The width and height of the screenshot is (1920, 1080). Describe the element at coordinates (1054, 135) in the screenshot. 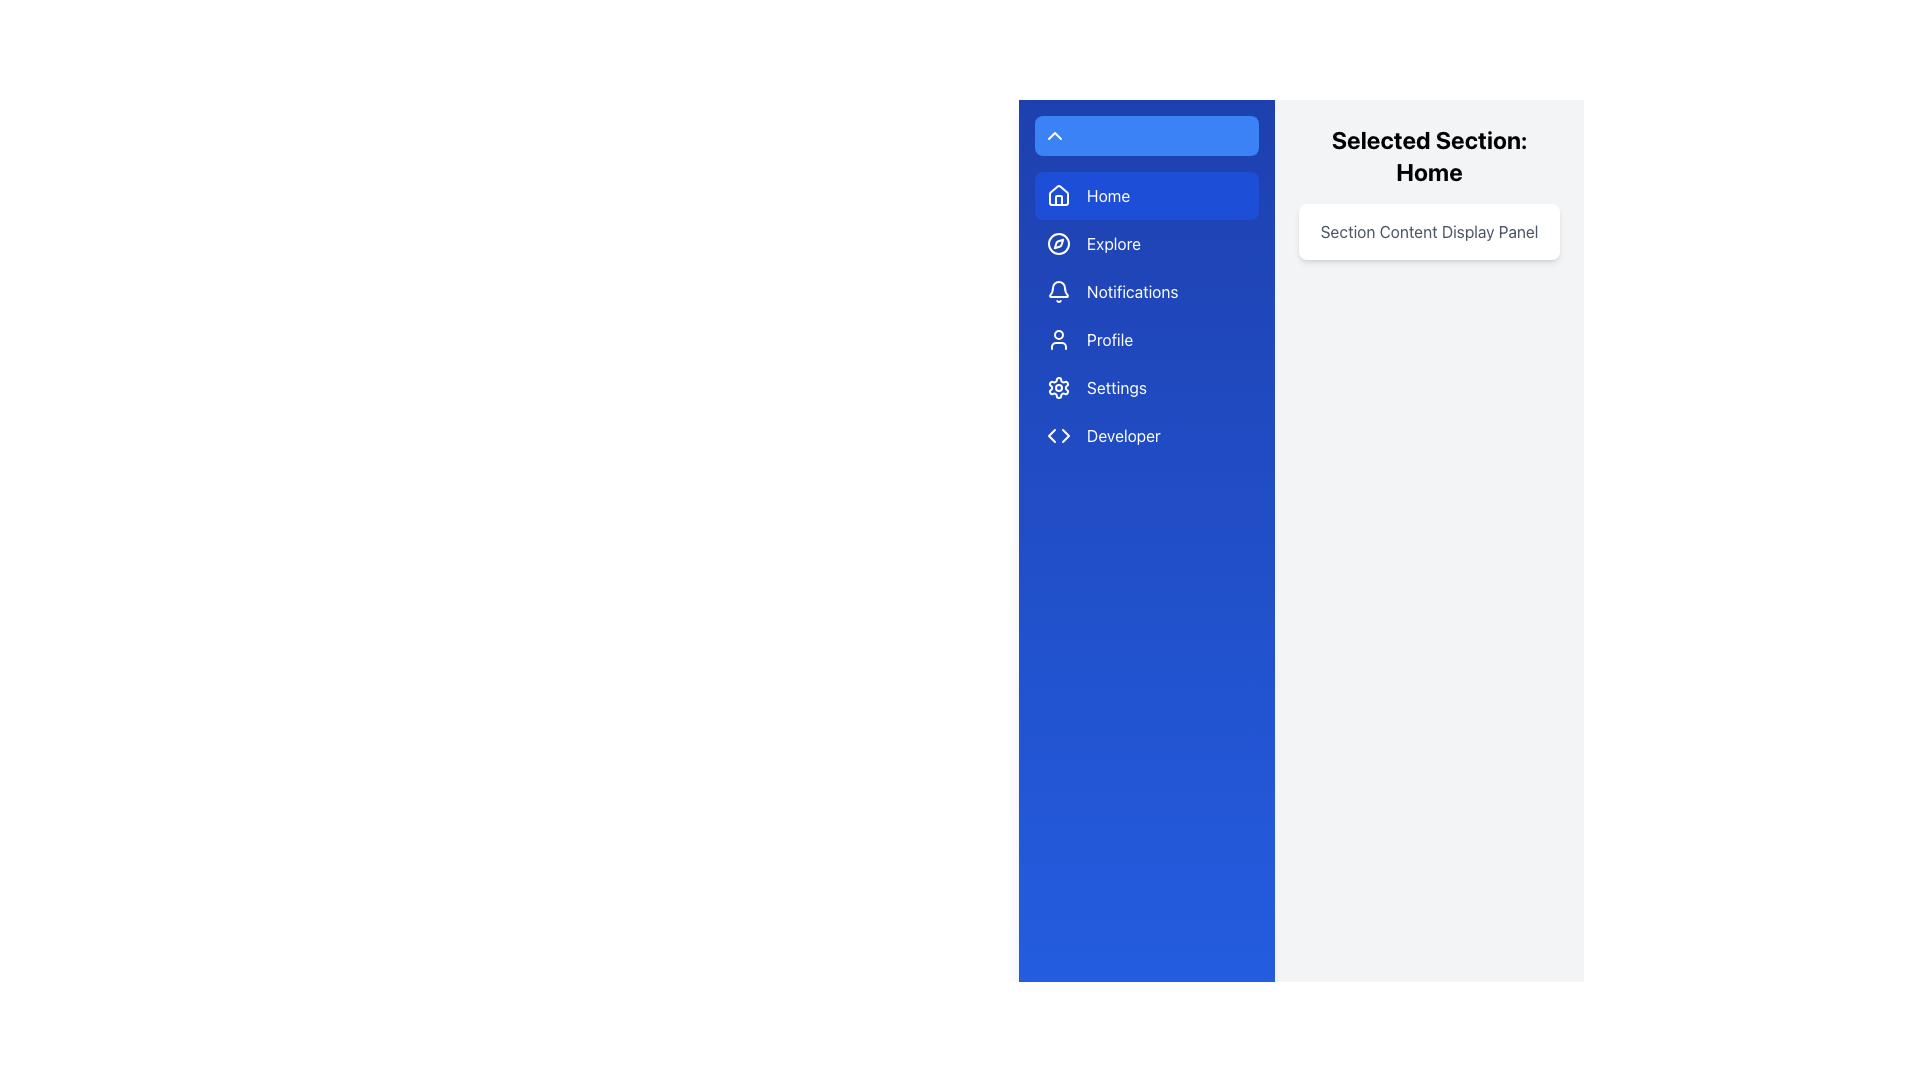

I see `the blue rounded button at the top of the side navigation bar` at that location.